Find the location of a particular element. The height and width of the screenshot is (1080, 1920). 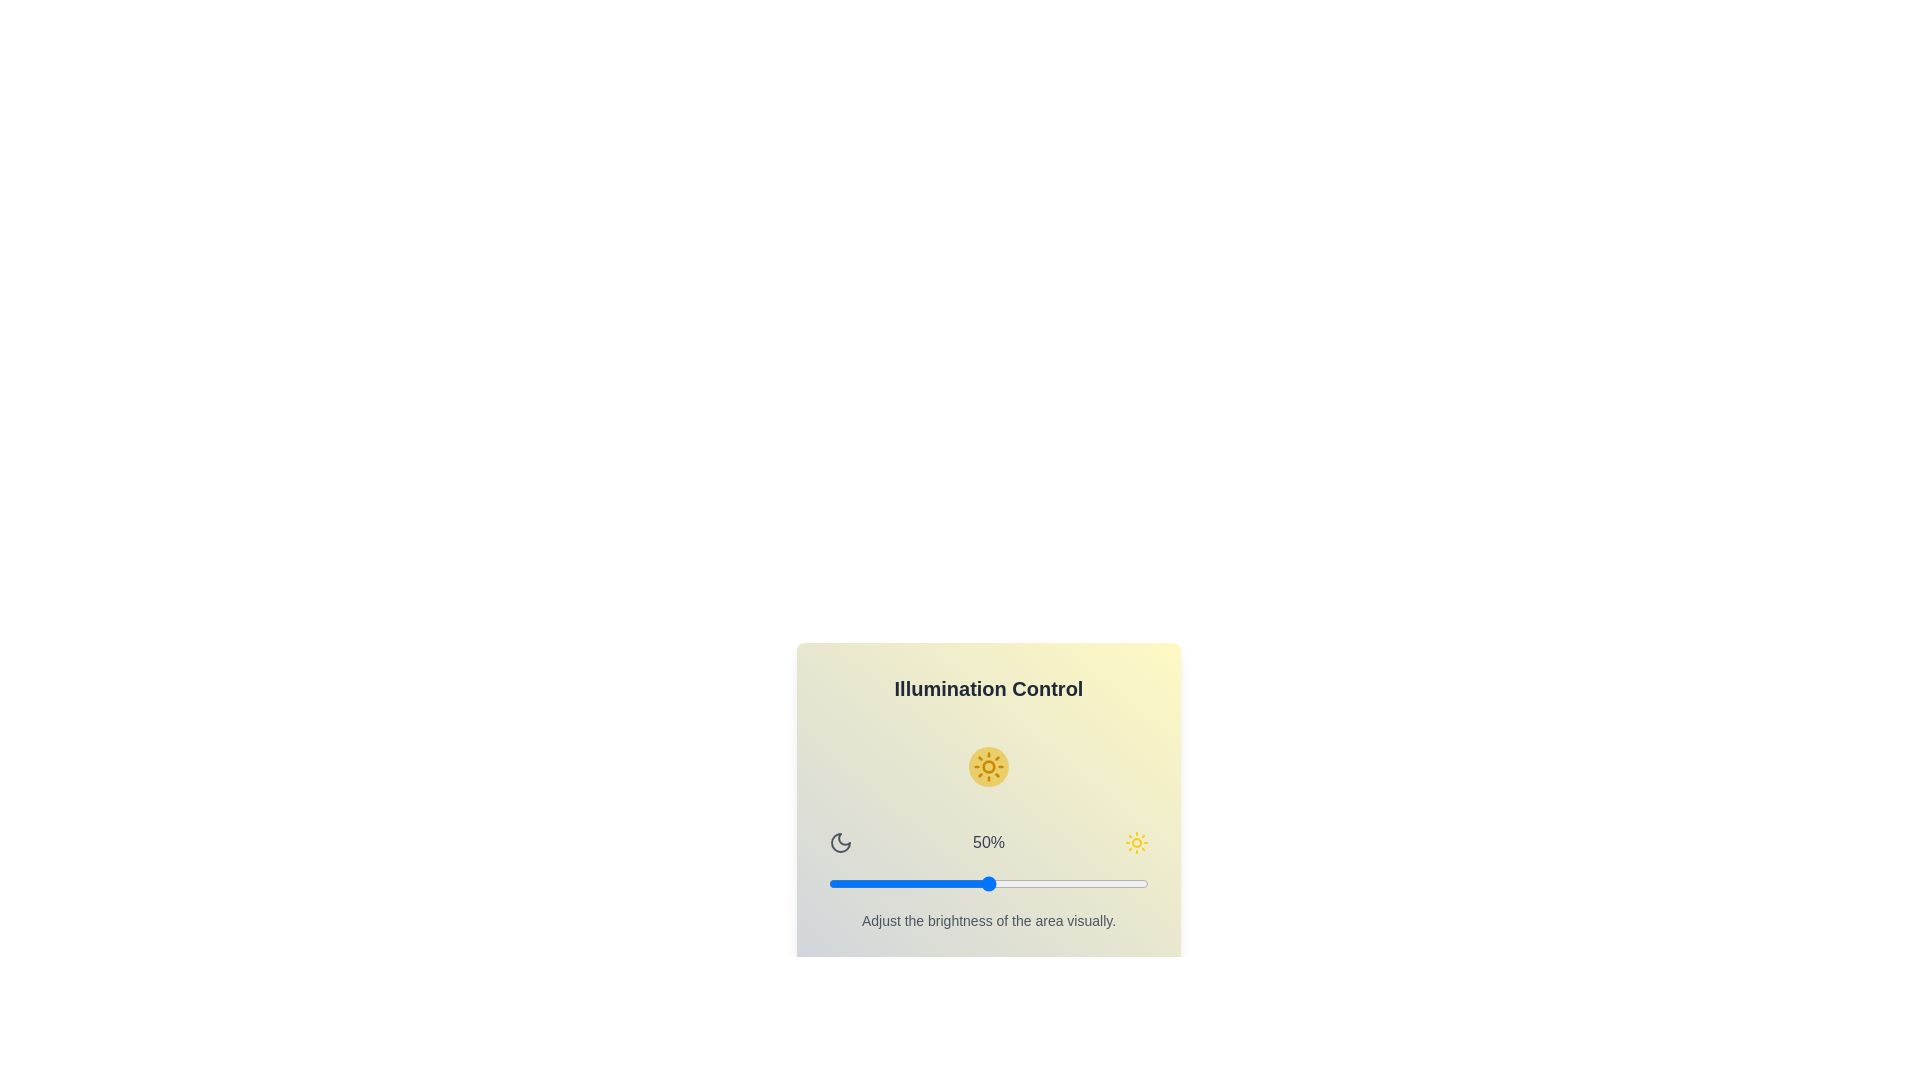

the brightness slider to 21% is located at coordinates (895, 882).